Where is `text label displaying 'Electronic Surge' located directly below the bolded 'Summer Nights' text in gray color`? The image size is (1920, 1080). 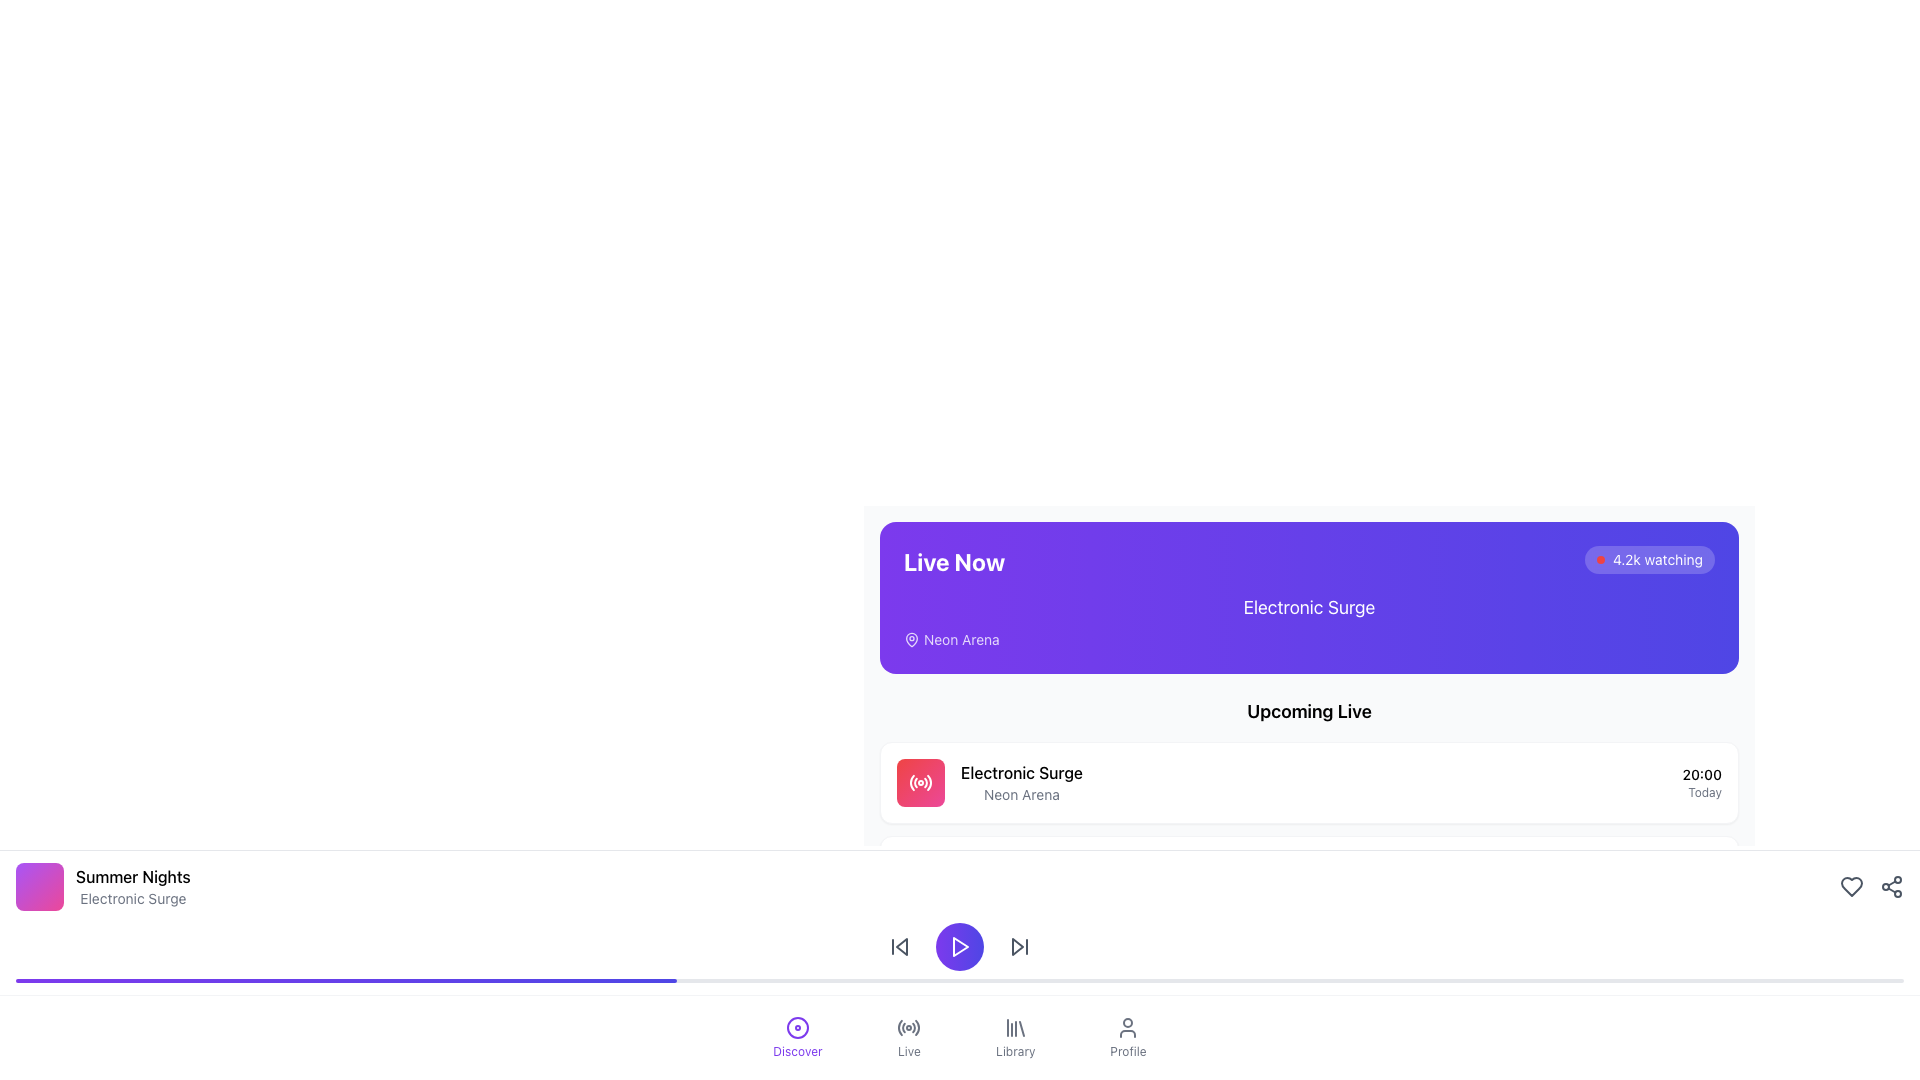 text label displaying 'Electronic Surge' located directly below the bolded 'Summer Nights' text in gray color is located at coordinates (132, 897).